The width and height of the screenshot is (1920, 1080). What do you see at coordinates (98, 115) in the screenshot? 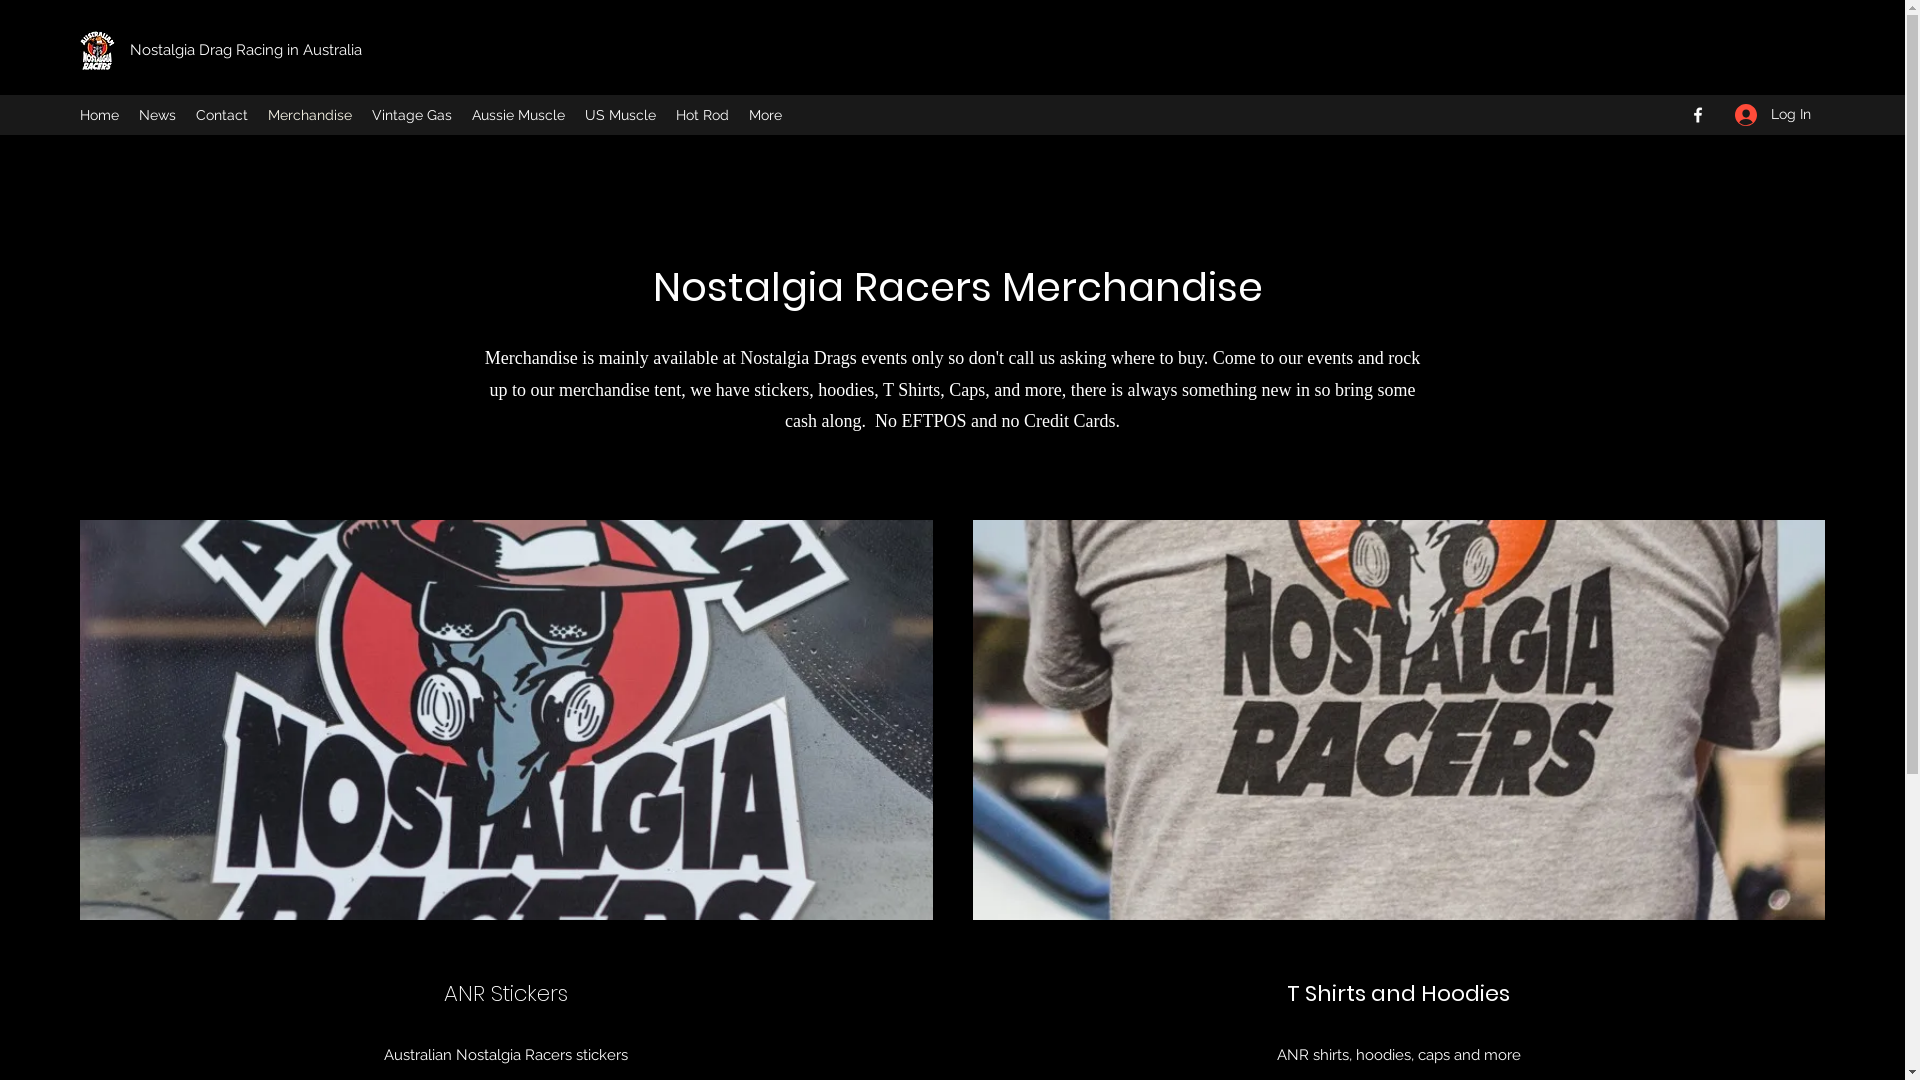
I see `'Home'` at bounding box center [98, 115].